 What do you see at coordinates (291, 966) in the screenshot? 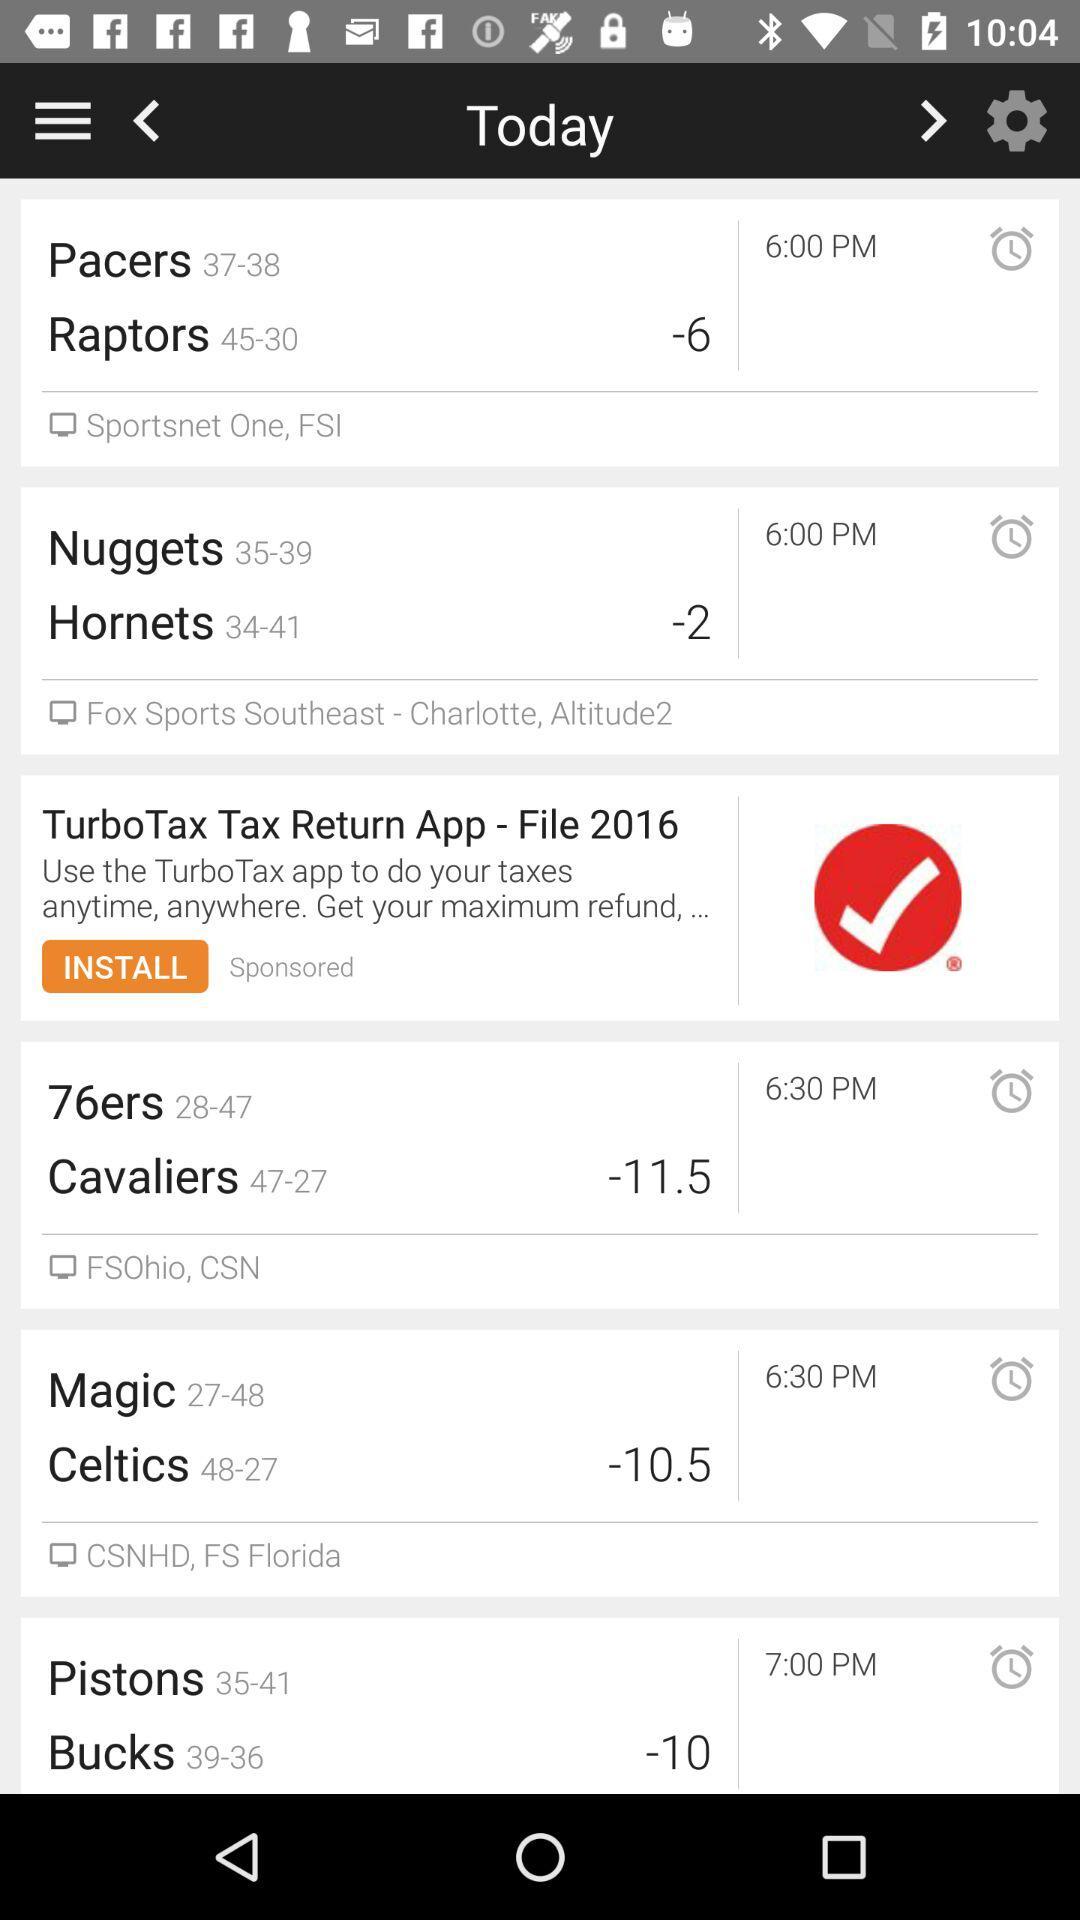
I see `the sponsored icon` at bounding box center [291, 966].